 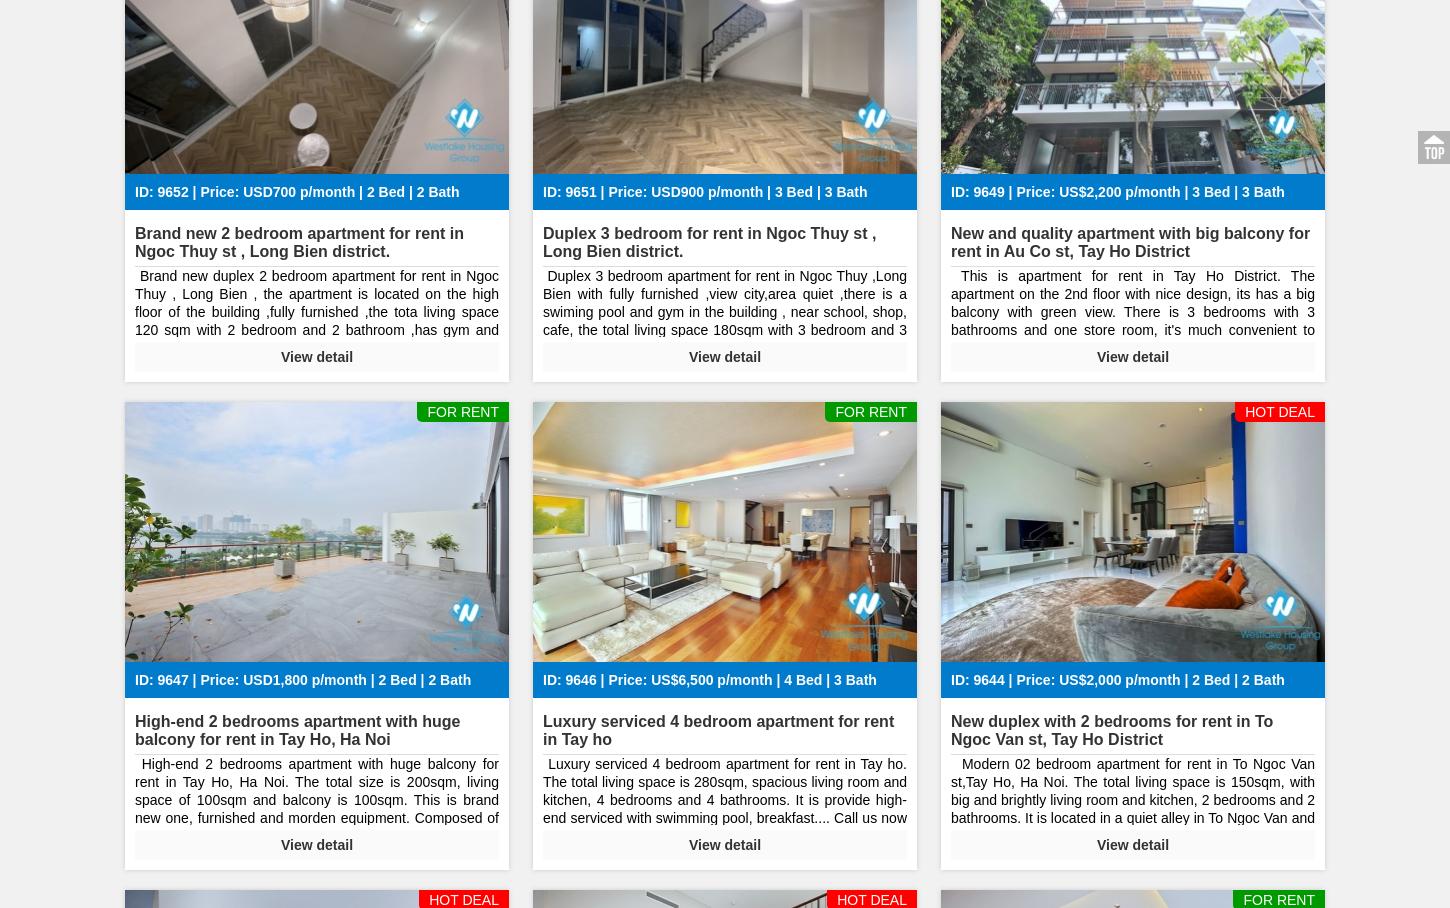 I want to click on 'Luxury serviced 4 bedroom apartment for rent in Tay ho', so click(x=717, y=729).